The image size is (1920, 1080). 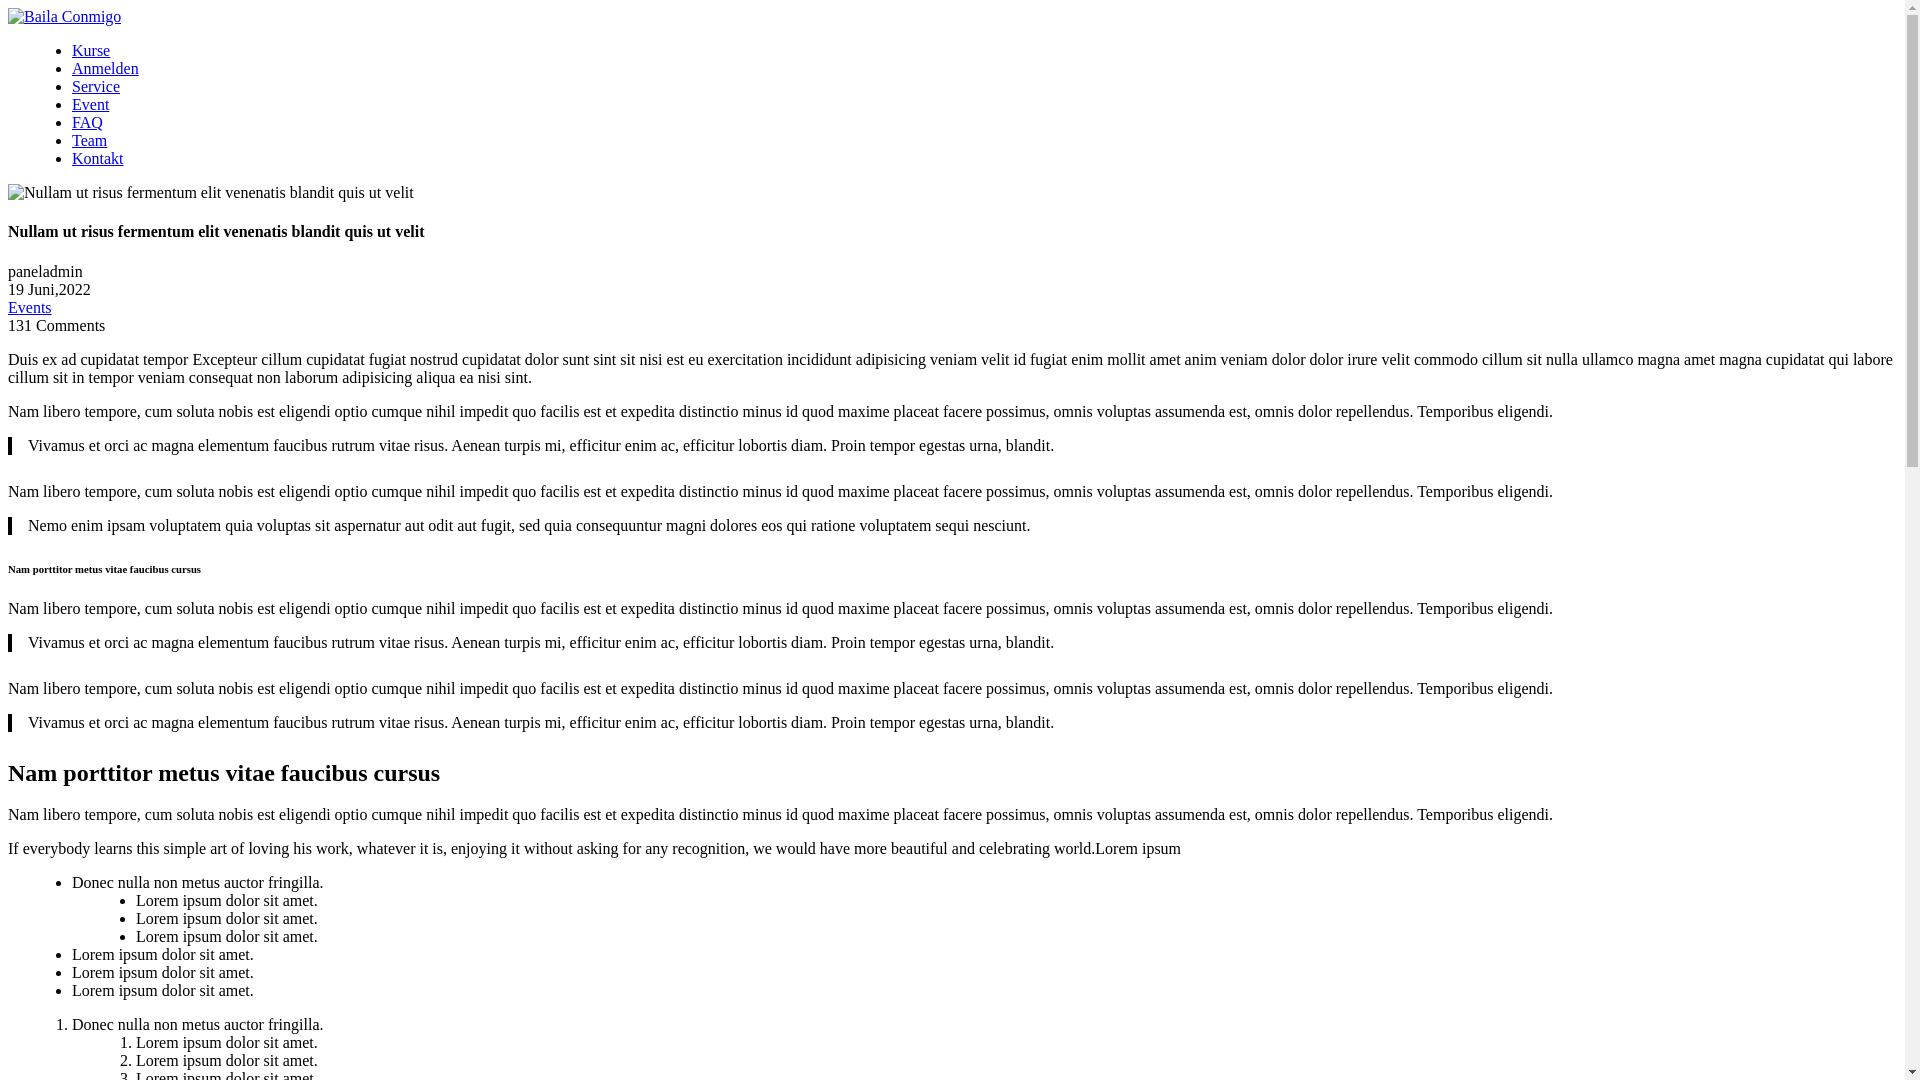 What do you see at coordinates (90, 49) in the screenshot?
I see `'Kurse'` at bounding box center [90, 49].